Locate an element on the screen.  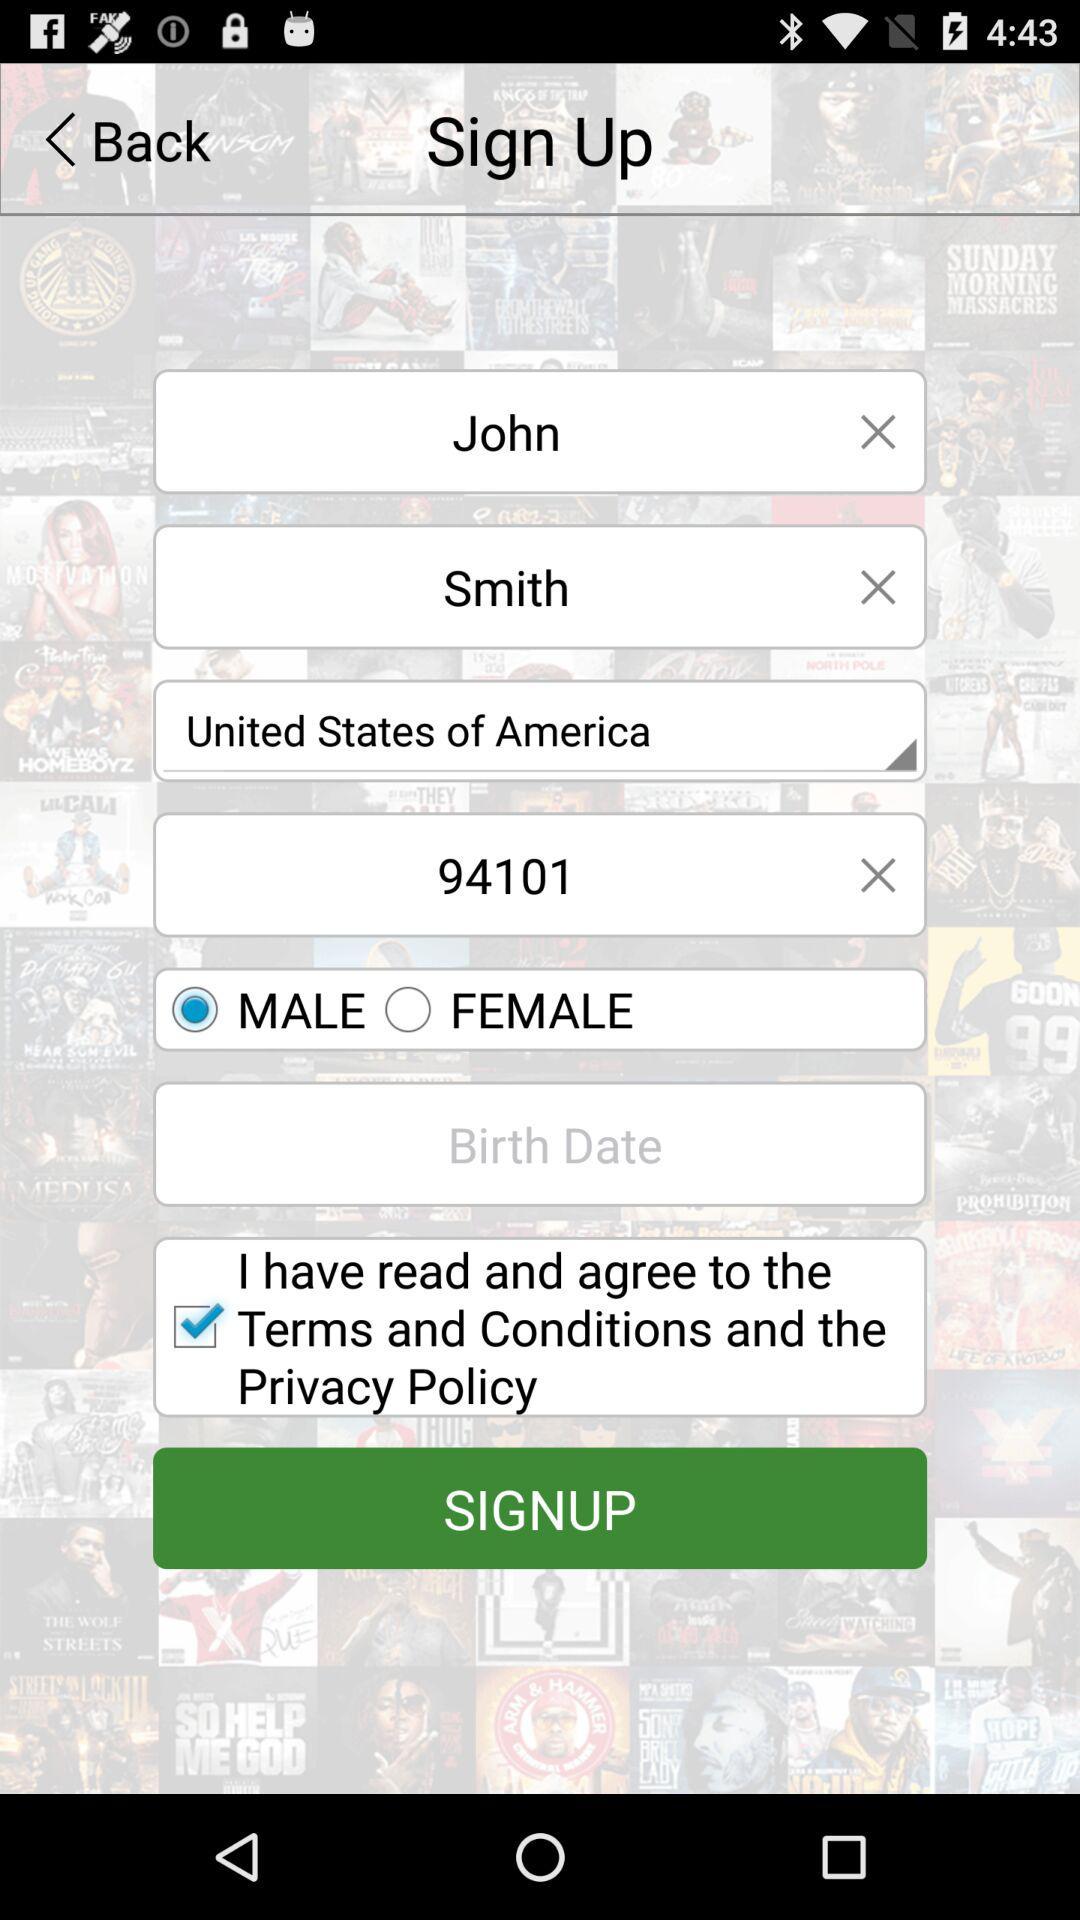
the number field is located at coordinates (491, 874).